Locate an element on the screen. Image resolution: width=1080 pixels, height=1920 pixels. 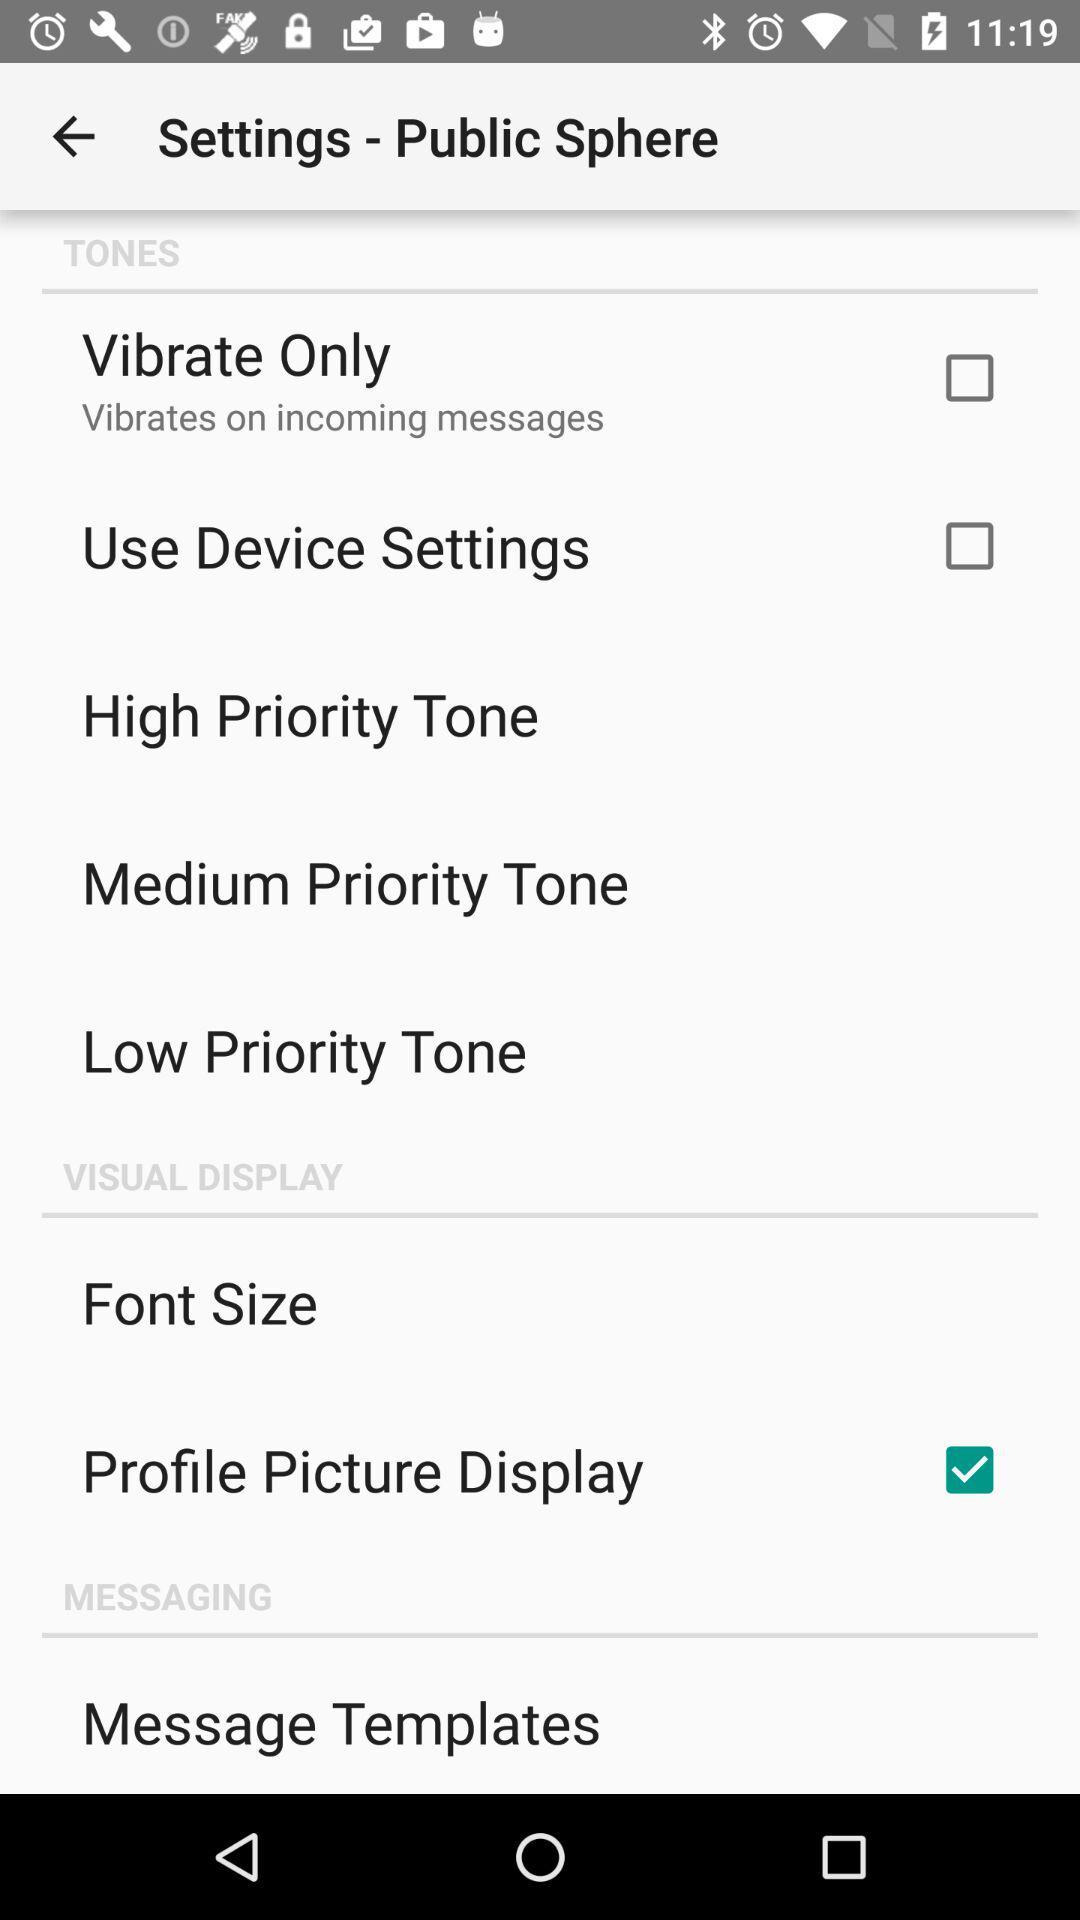
the visual display icon is located at coordinates (540, 1176).